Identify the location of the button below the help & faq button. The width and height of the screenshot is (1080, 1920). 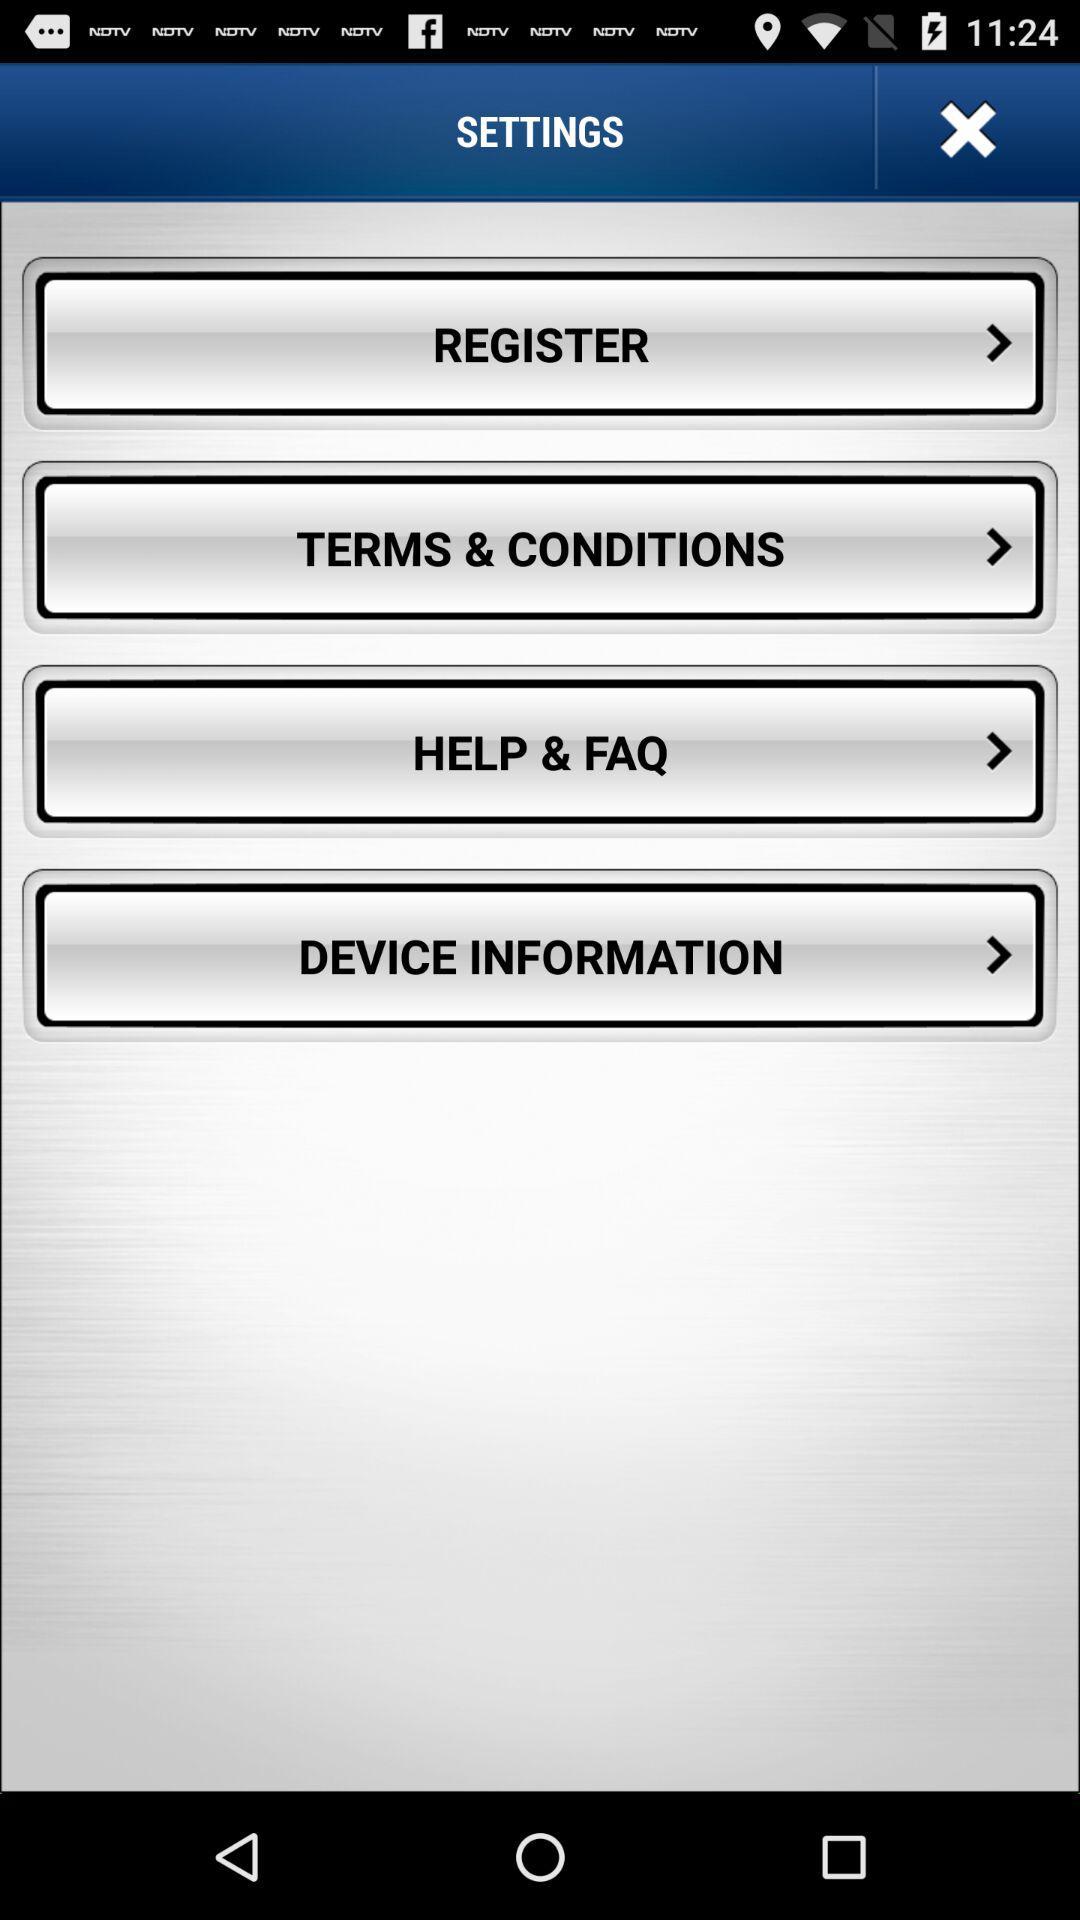
(540, 955).